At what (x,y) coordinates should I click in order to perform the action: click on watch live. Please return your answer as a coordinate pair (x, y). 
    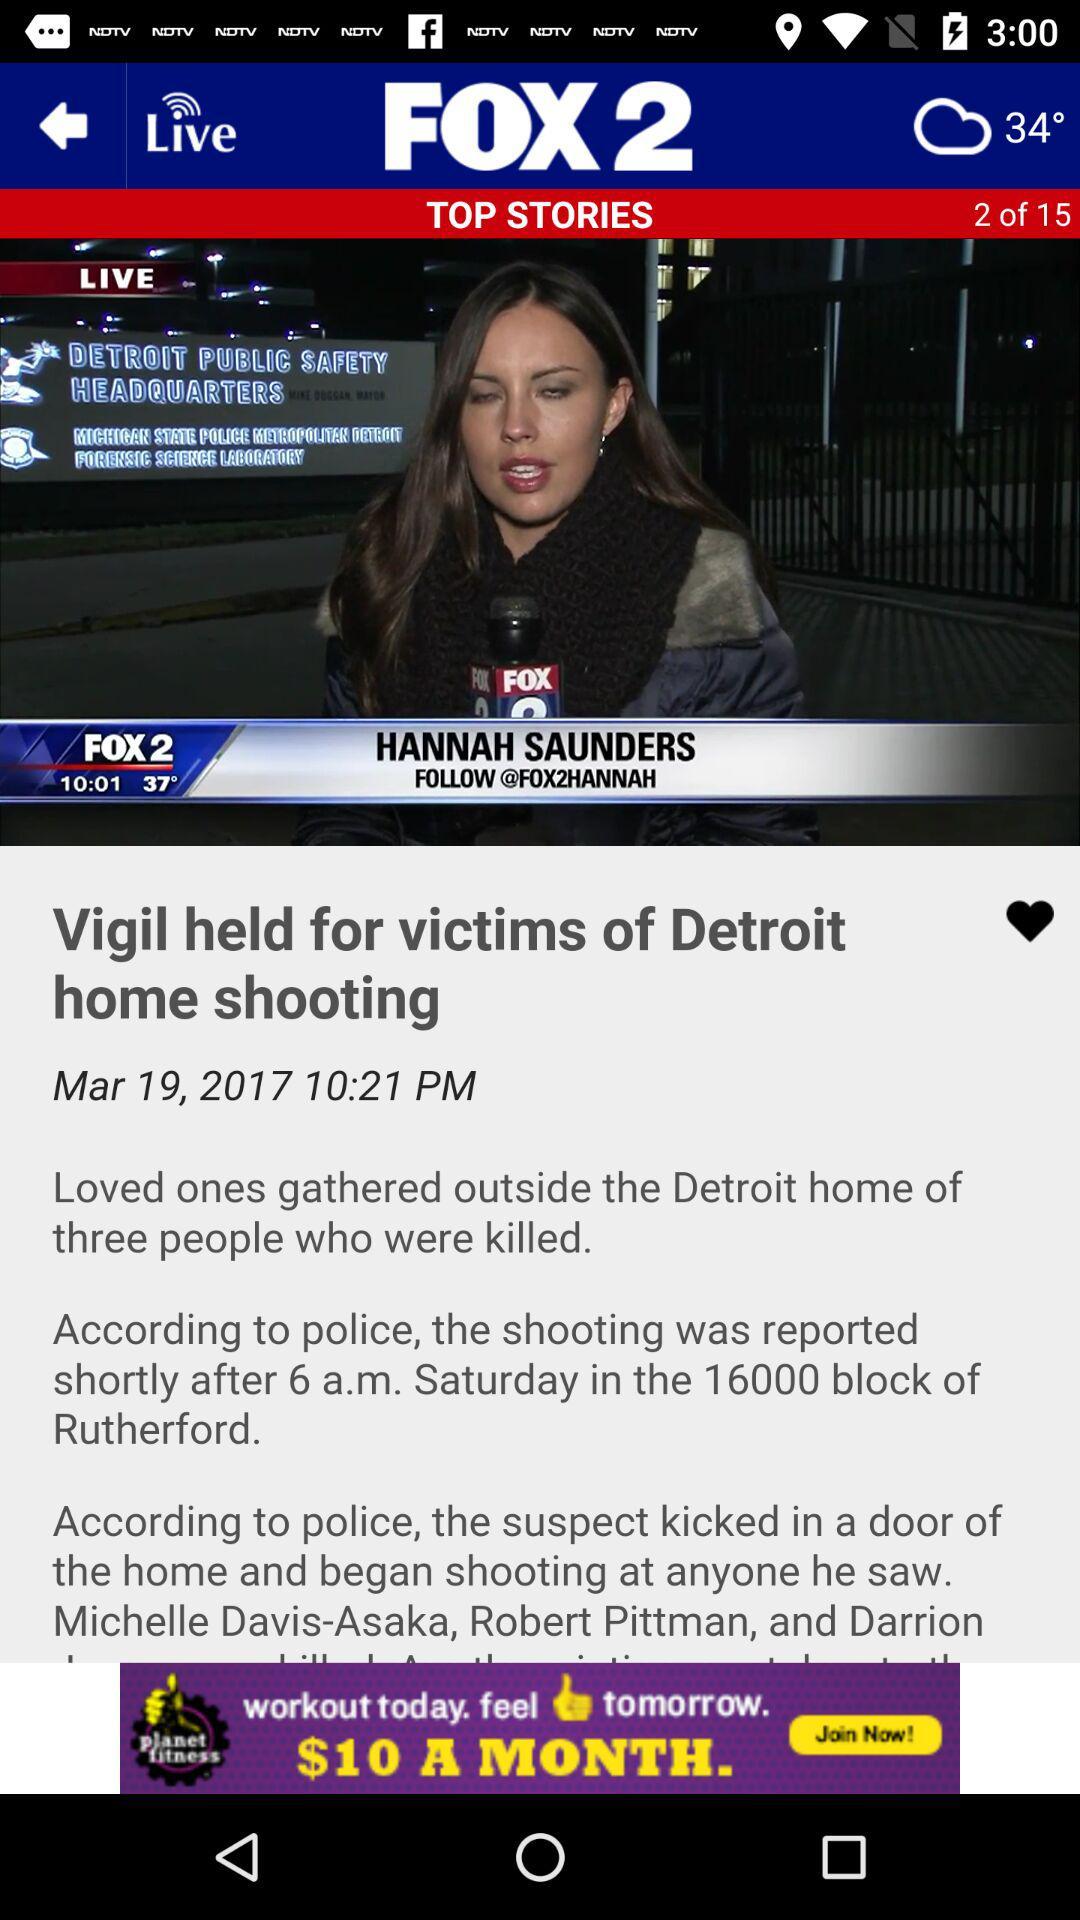
    Looking at the image, I should click on (189, 124).